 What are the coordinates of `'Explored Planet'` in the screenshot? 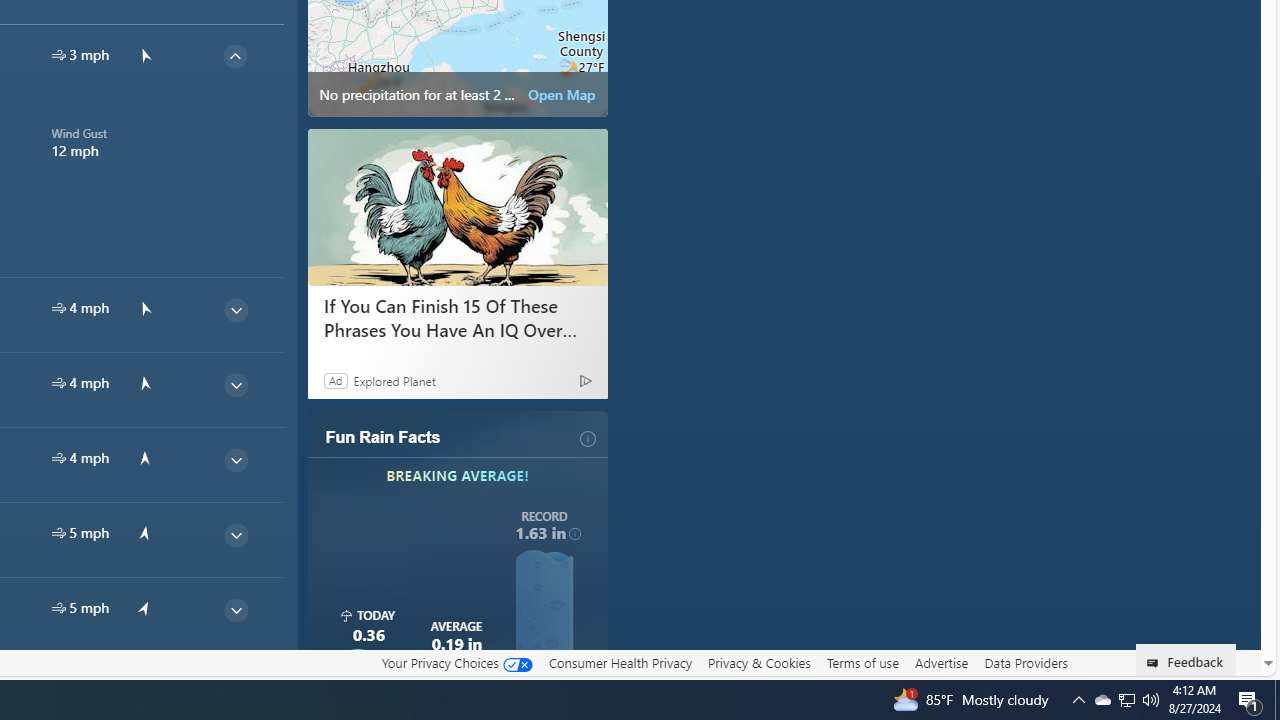 It's located at (394, 380).